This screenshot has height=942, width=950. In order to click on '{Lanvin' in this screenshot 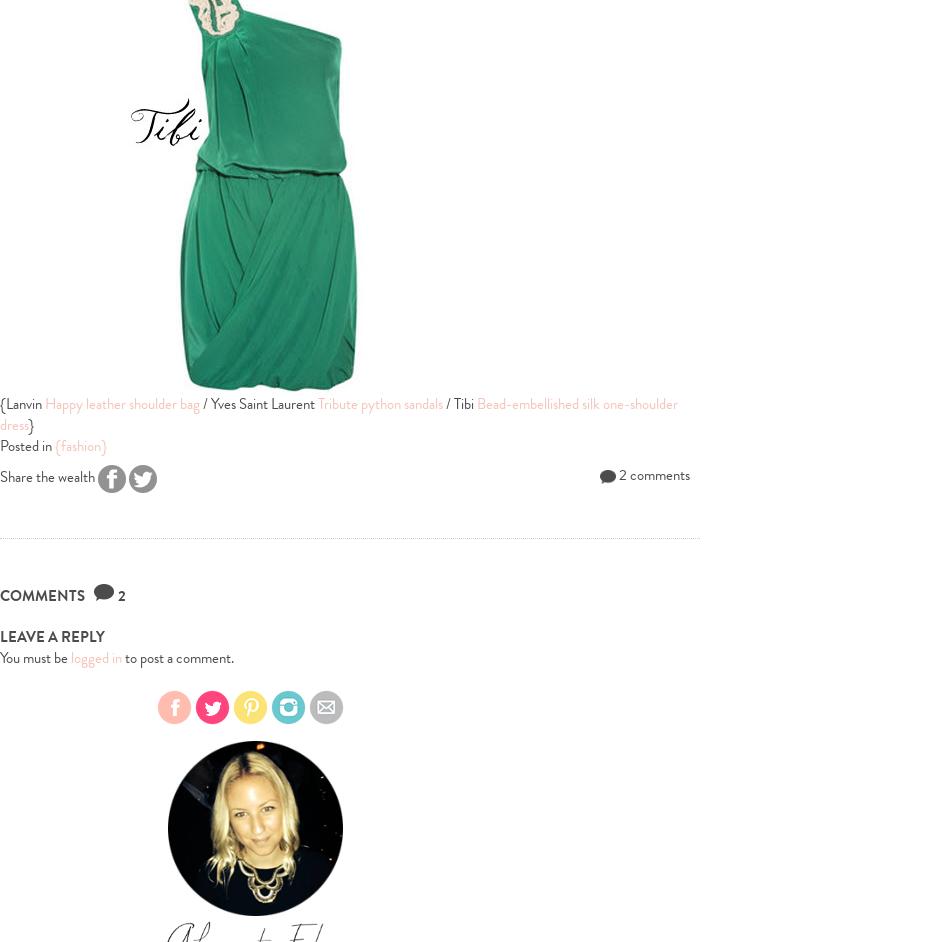, I will do `click(22, 404)`.